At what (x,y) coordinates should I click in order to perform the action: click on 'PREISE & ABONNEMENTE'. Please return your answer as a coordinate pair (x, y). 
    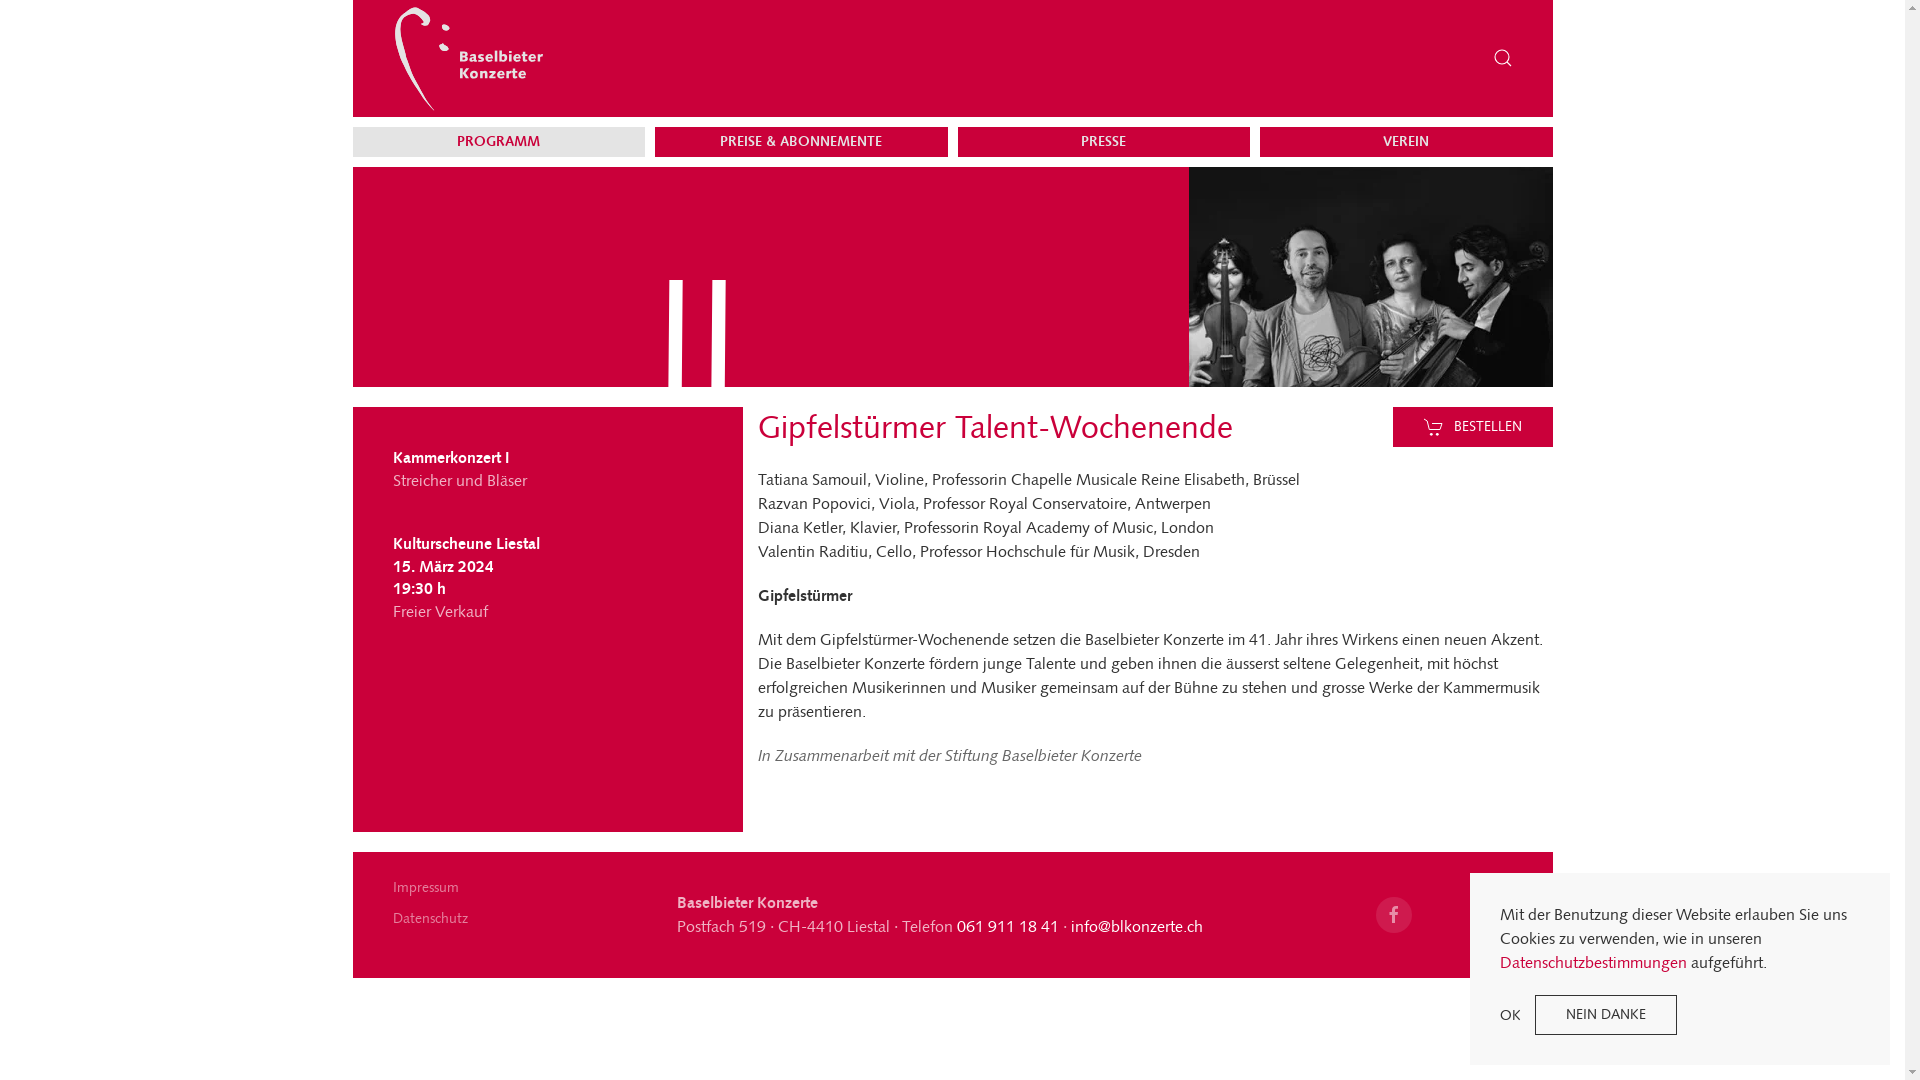
    Looking at the image, I should click on (801, 141).